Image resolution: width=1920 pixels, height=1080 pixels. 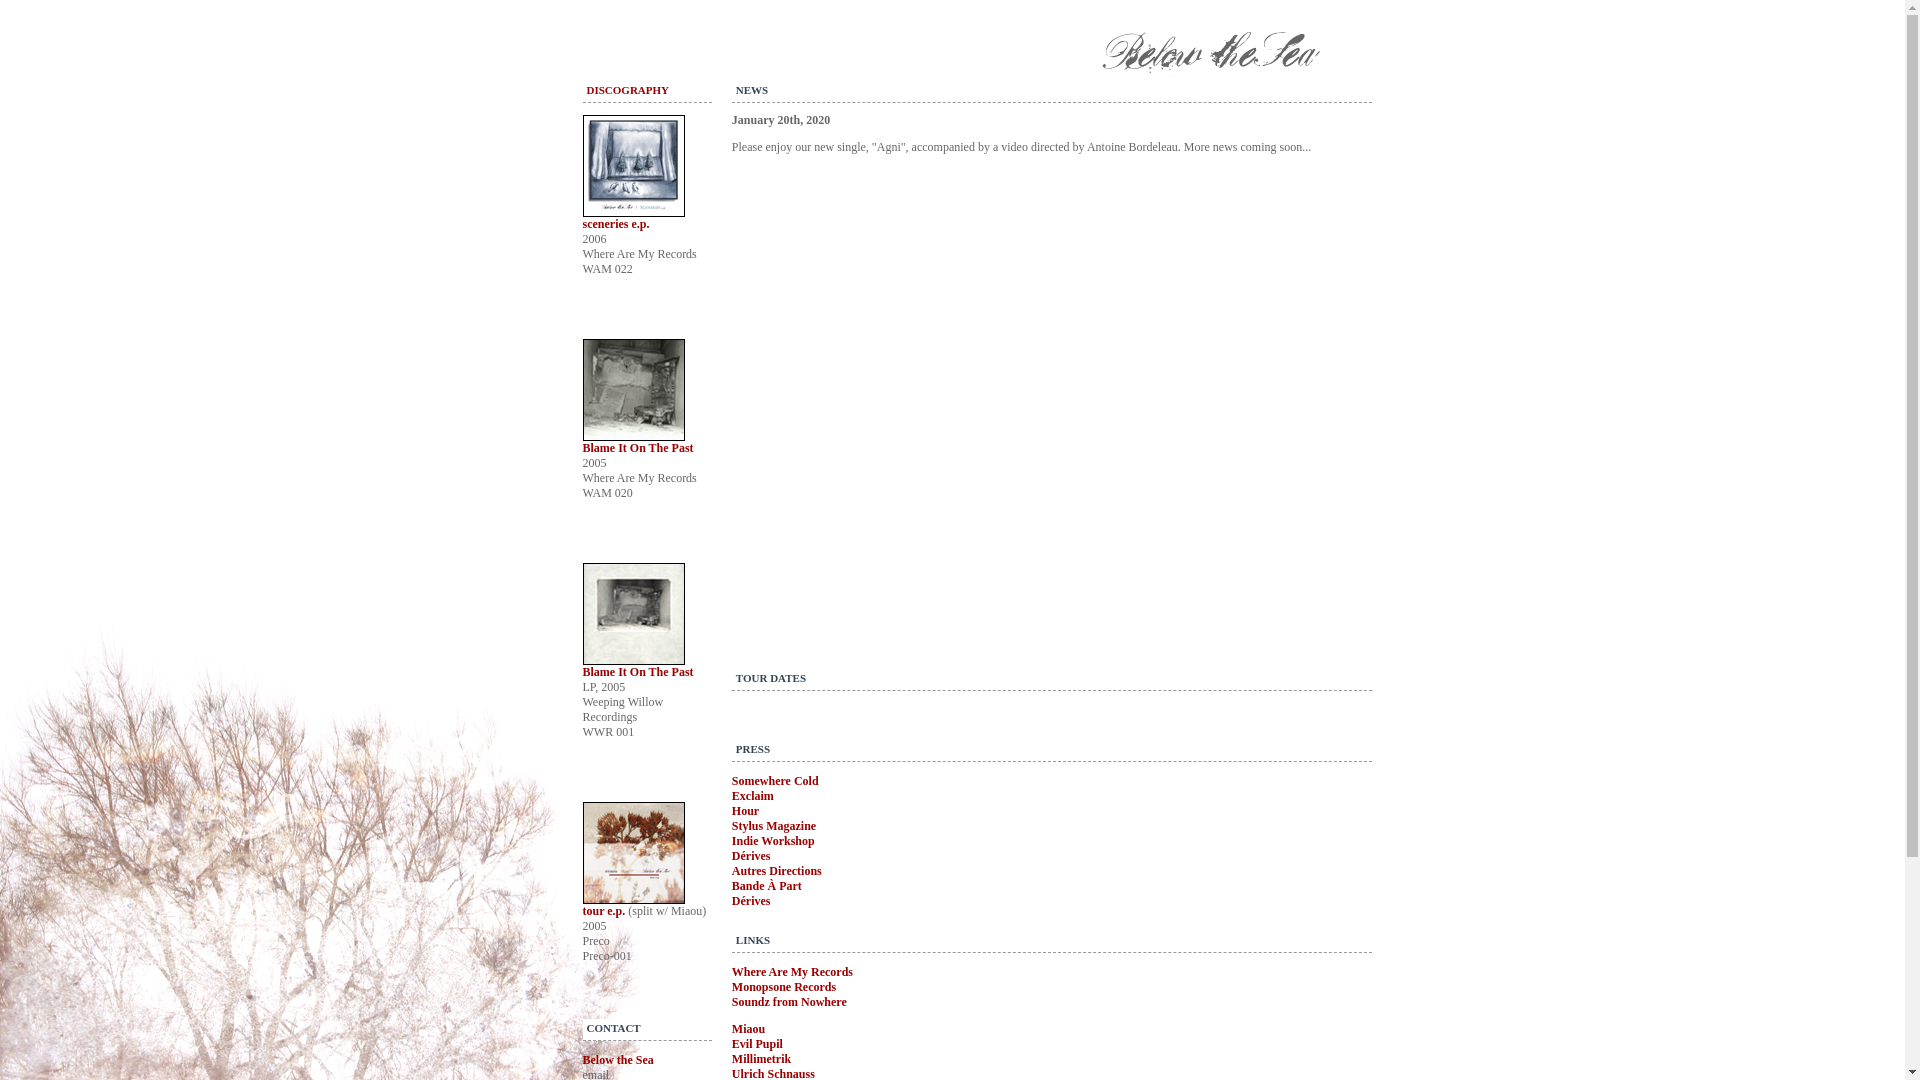 I want to click on 'Blame It On The Past', so click(x=636, y=446).